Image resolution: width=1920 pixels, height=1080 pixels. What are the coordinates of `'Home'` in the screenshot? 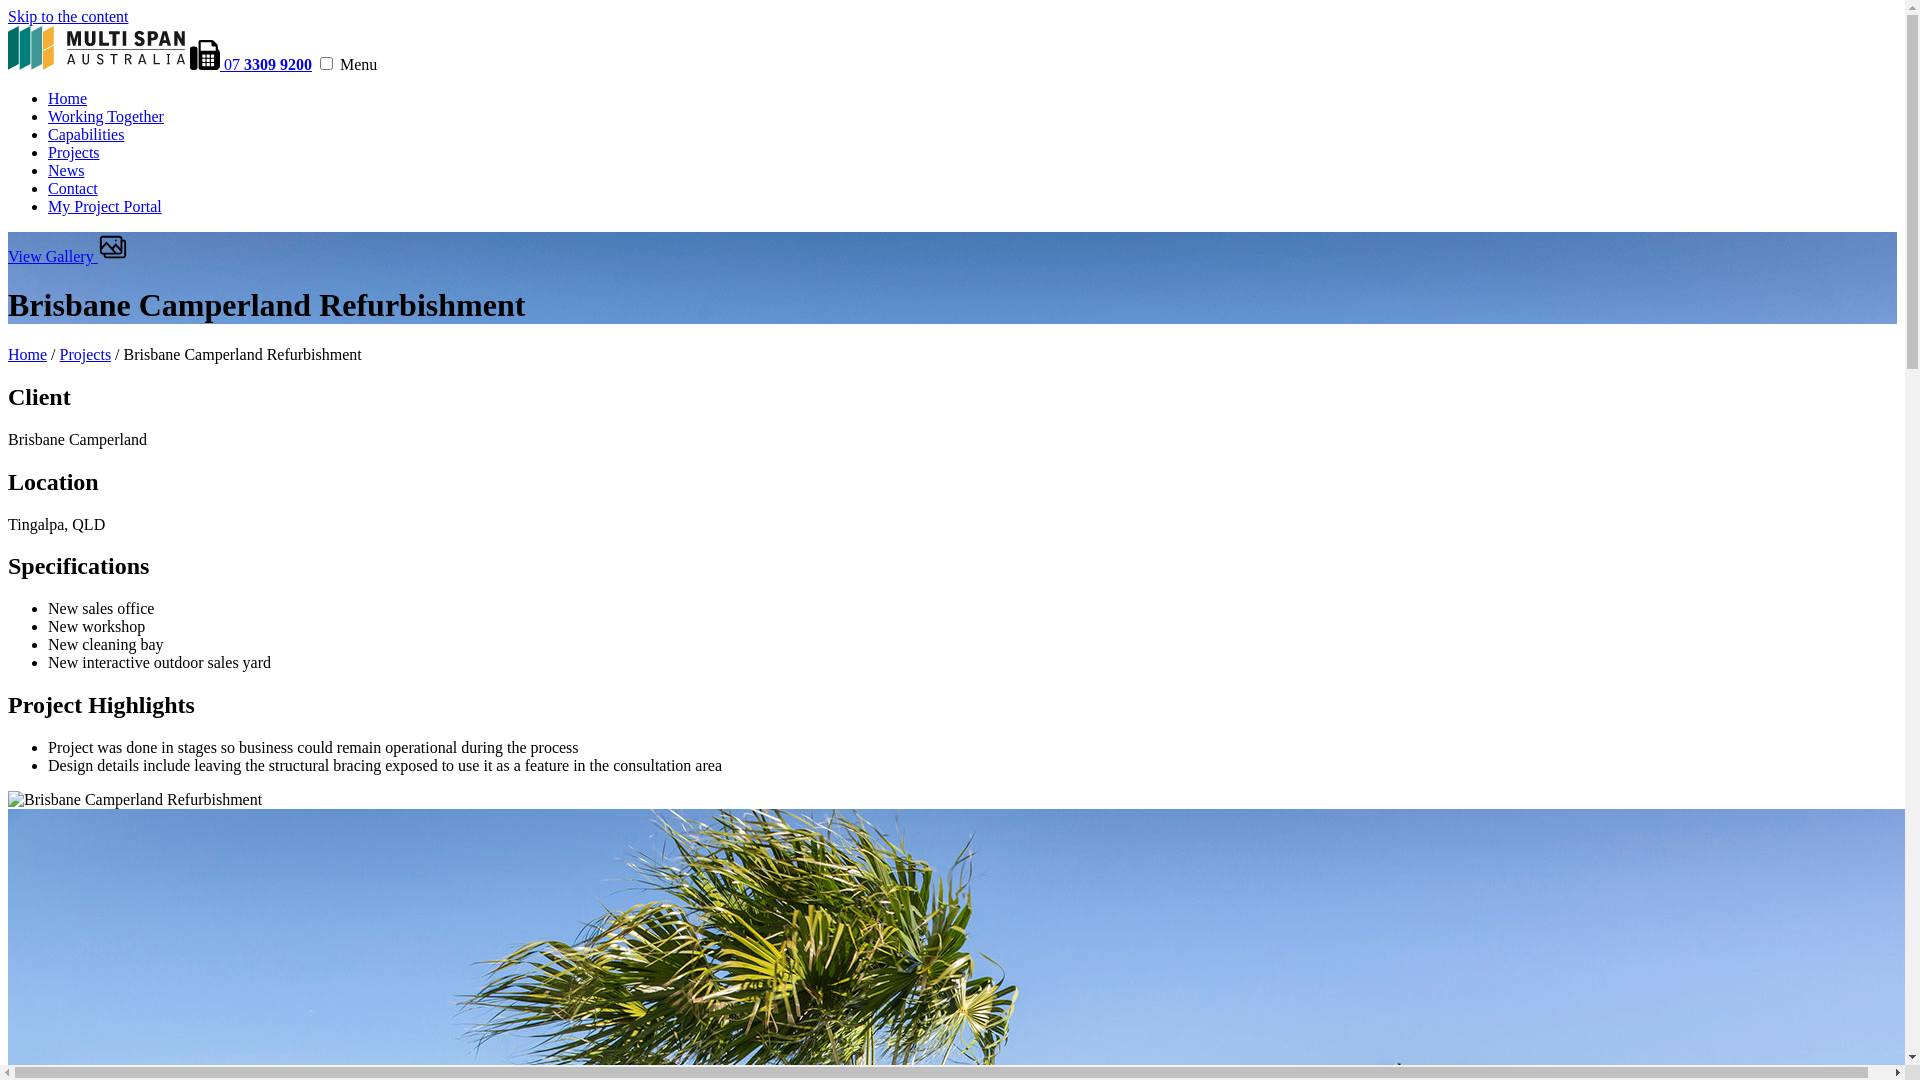 It's located at (67, 98).